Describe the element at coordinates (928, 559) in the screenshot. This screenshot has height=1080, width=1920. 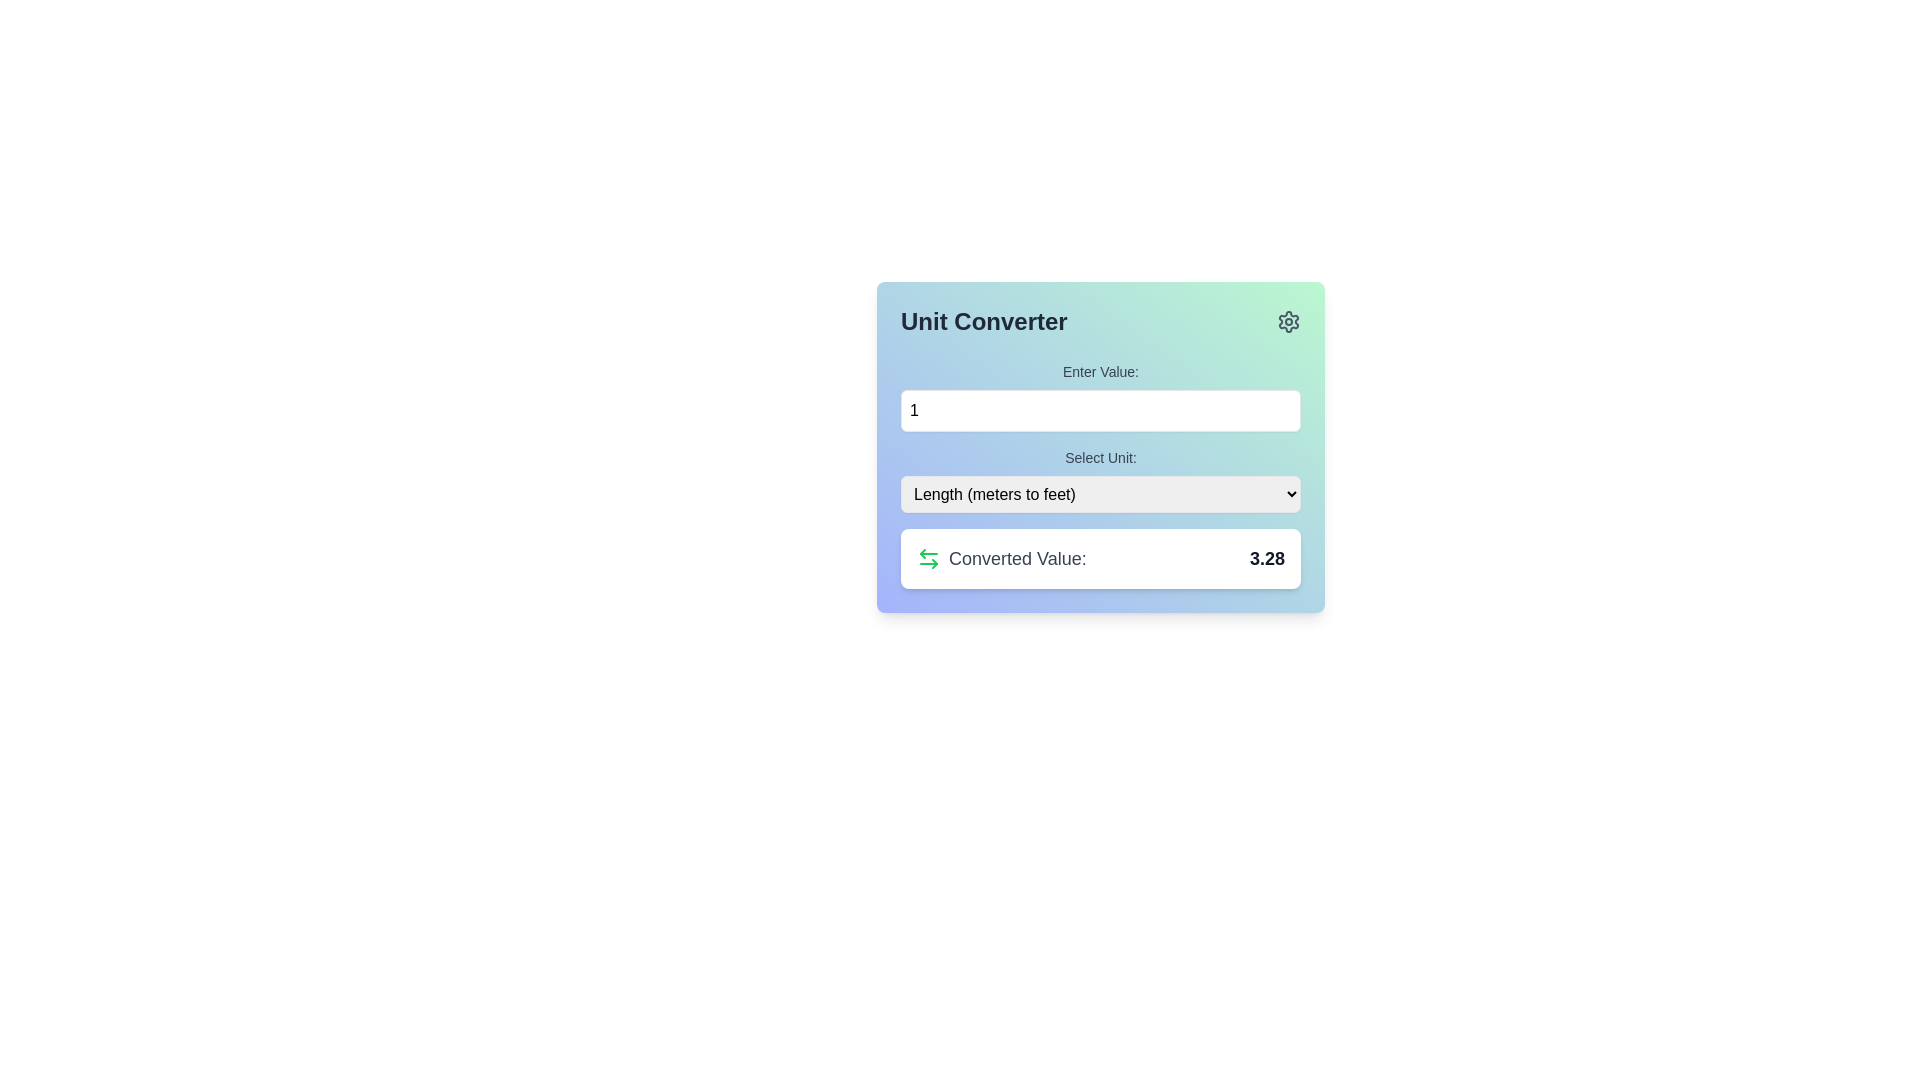
I see `the green bidirectional arrow icon located to the left of the 'Converted Value:' label in the 'Unit Converter' card interface` at that location.